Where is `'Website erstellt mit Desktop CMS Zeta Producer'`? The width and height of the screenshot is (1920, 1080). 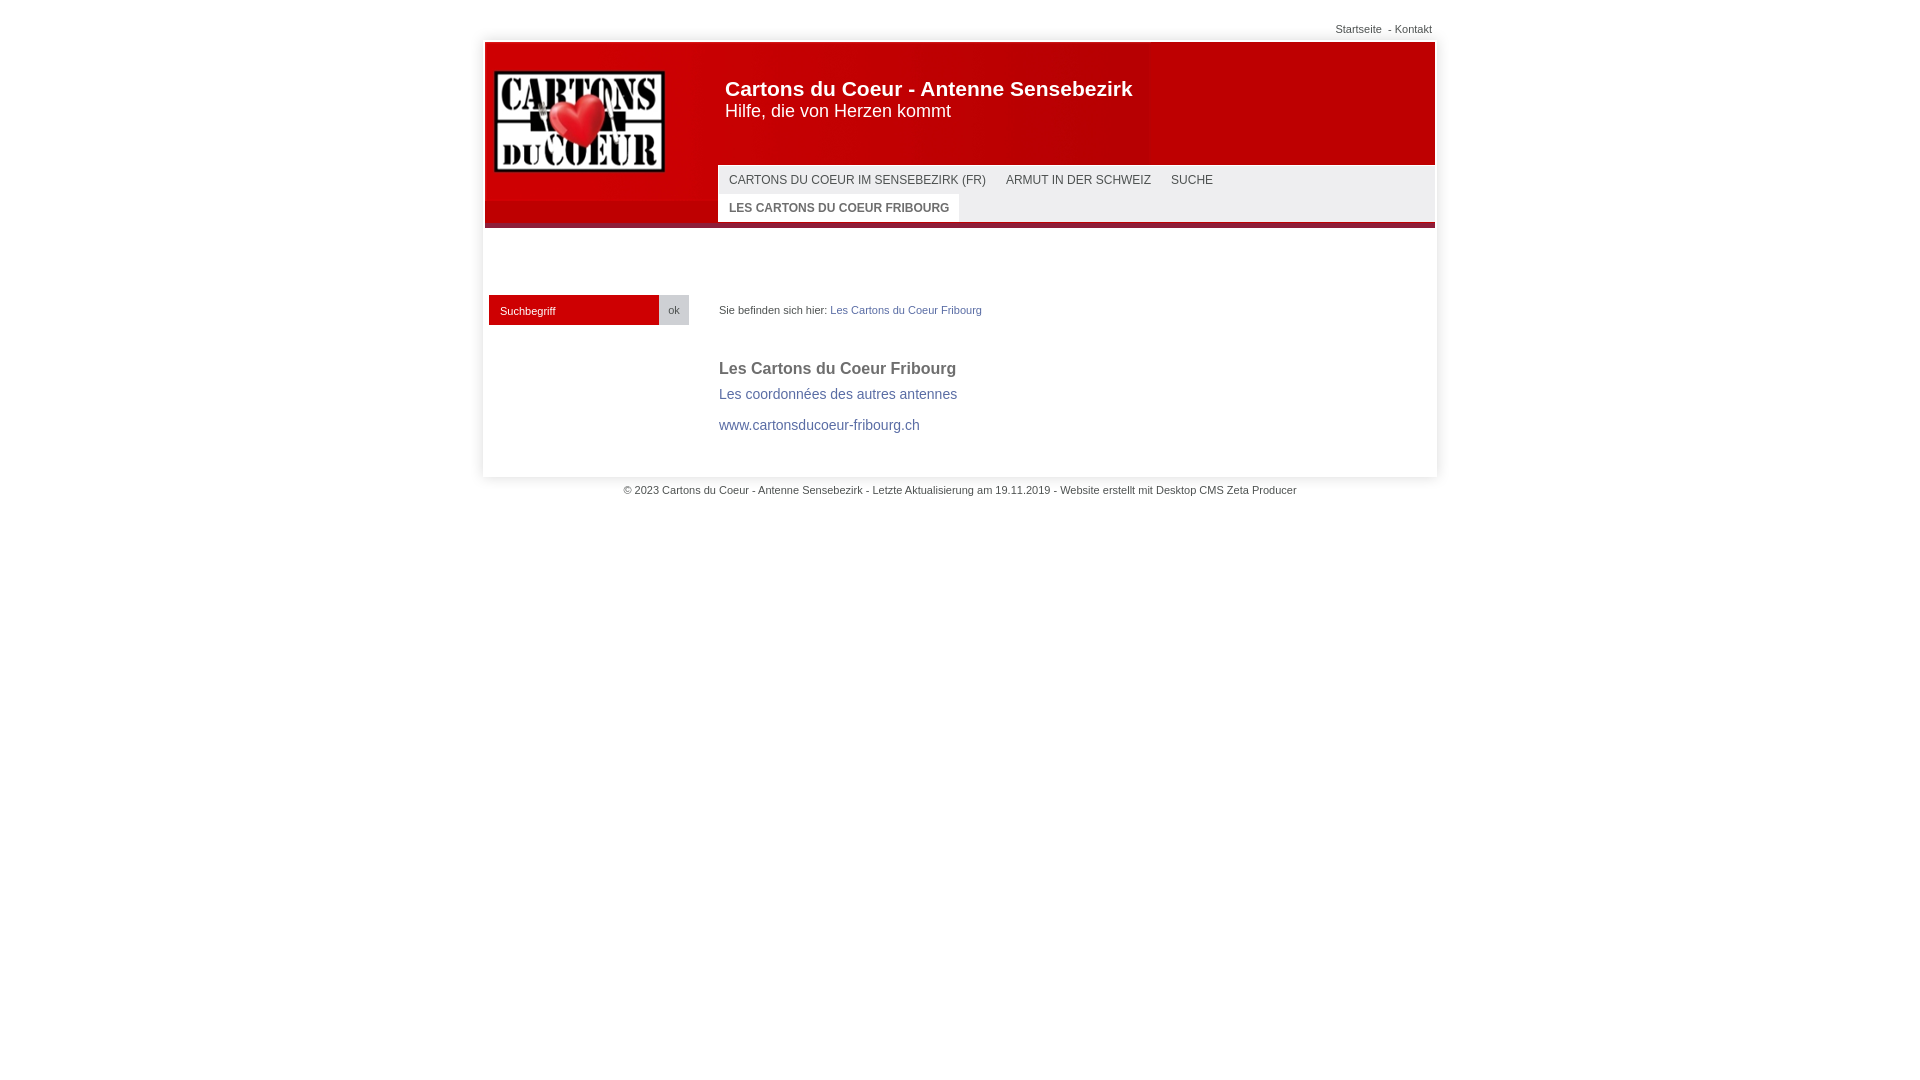
'Website erstellt mit Desktop CMS Zeta Producer' is located at coordinates (1177, 489).